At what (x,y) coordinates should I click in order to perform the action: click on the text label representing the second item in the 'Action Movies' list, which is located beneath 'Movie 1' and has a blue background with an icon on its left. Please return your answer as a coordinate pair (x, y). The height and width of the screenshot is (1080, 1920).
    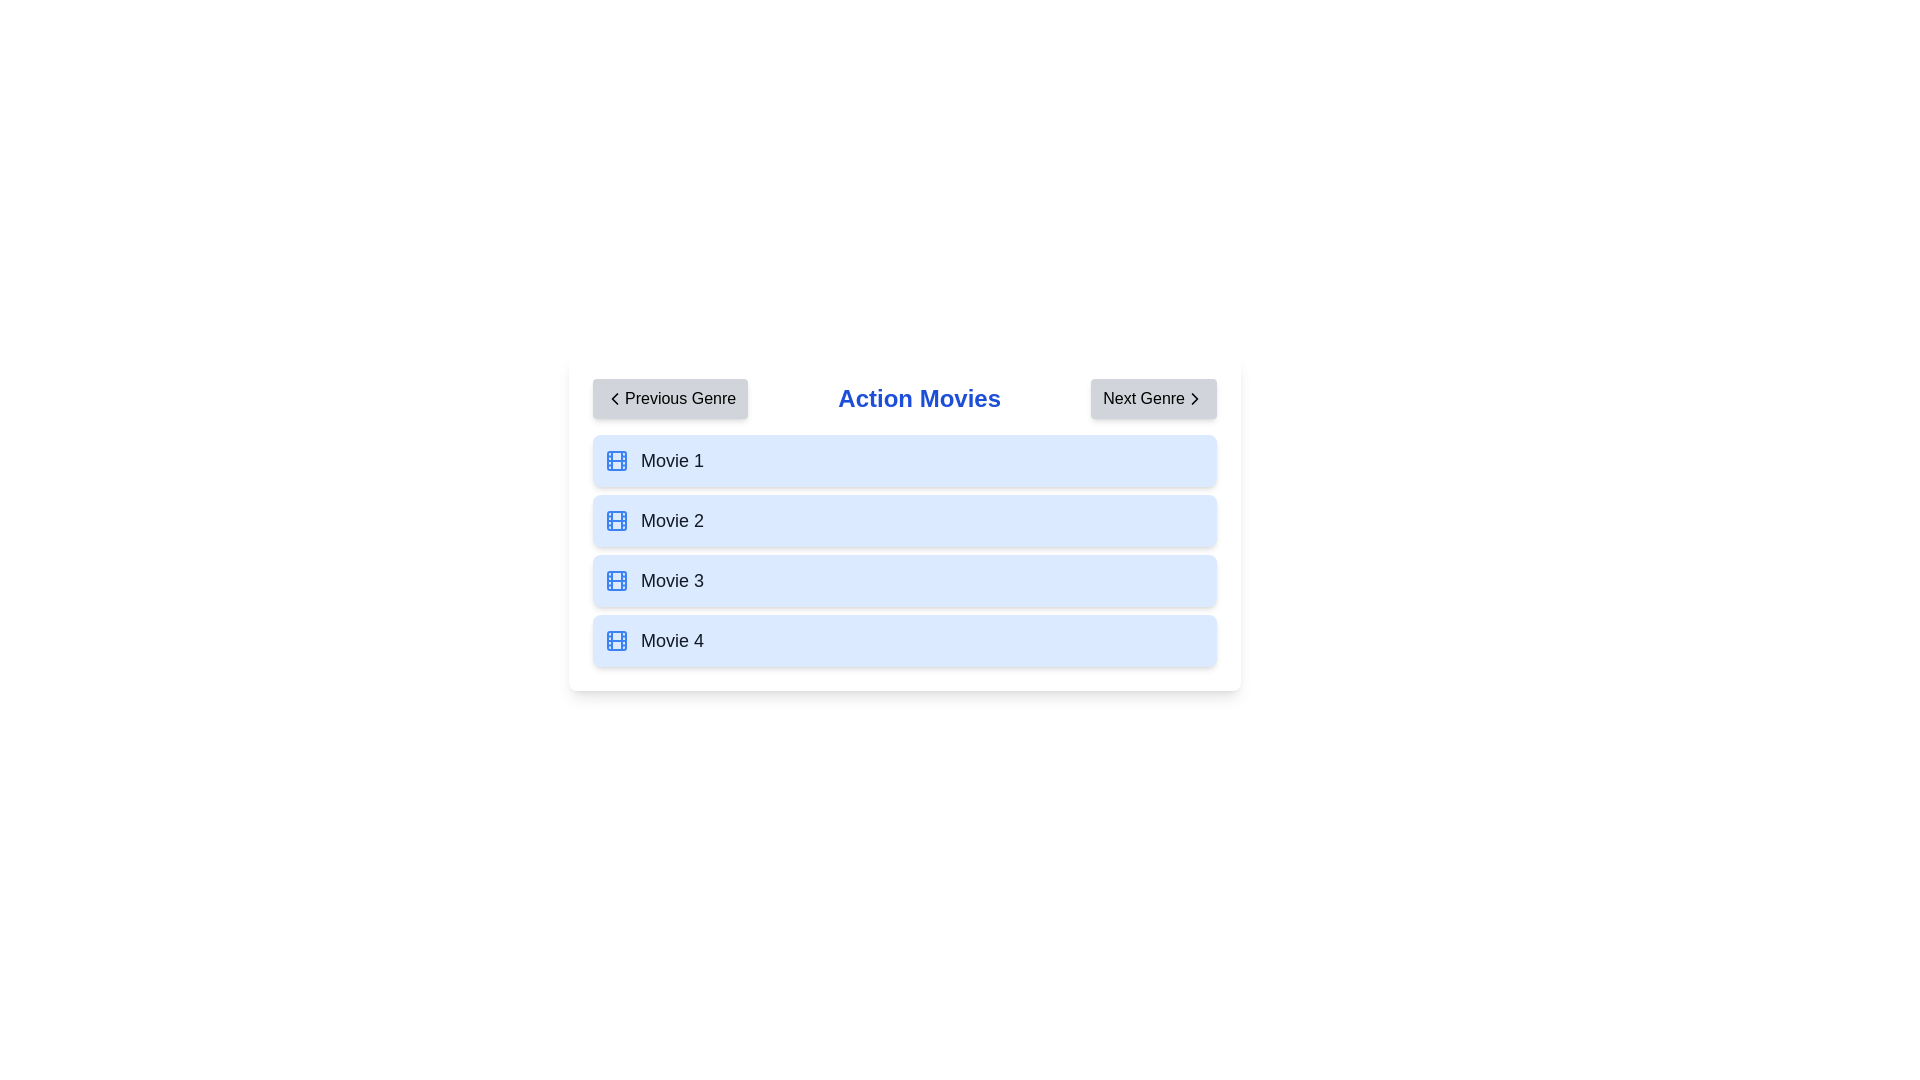
    Looking at the image, I should click on (672, 519).